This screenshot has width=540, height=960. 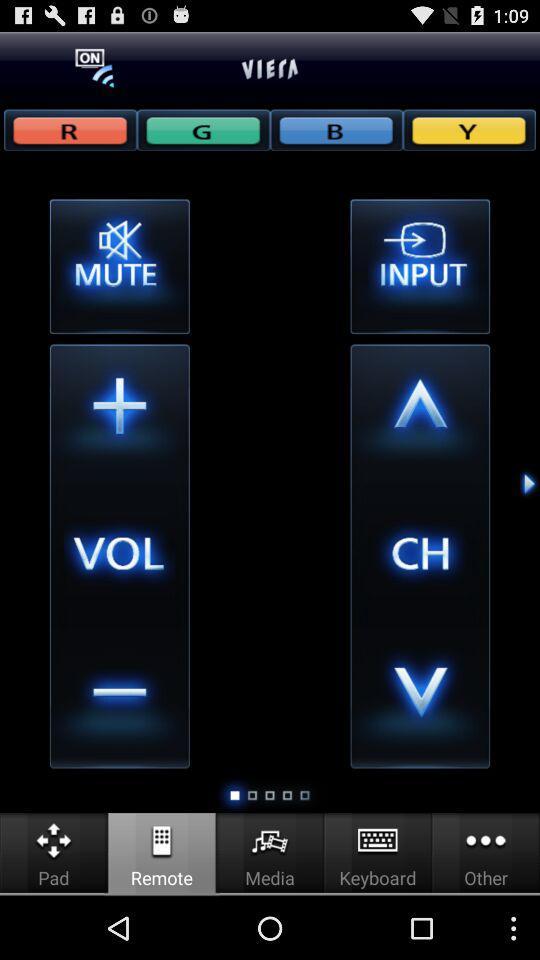 What do you see at coordinates (119, 413) in the screenshot?
I see `volume` at bounding box center [119, 413].